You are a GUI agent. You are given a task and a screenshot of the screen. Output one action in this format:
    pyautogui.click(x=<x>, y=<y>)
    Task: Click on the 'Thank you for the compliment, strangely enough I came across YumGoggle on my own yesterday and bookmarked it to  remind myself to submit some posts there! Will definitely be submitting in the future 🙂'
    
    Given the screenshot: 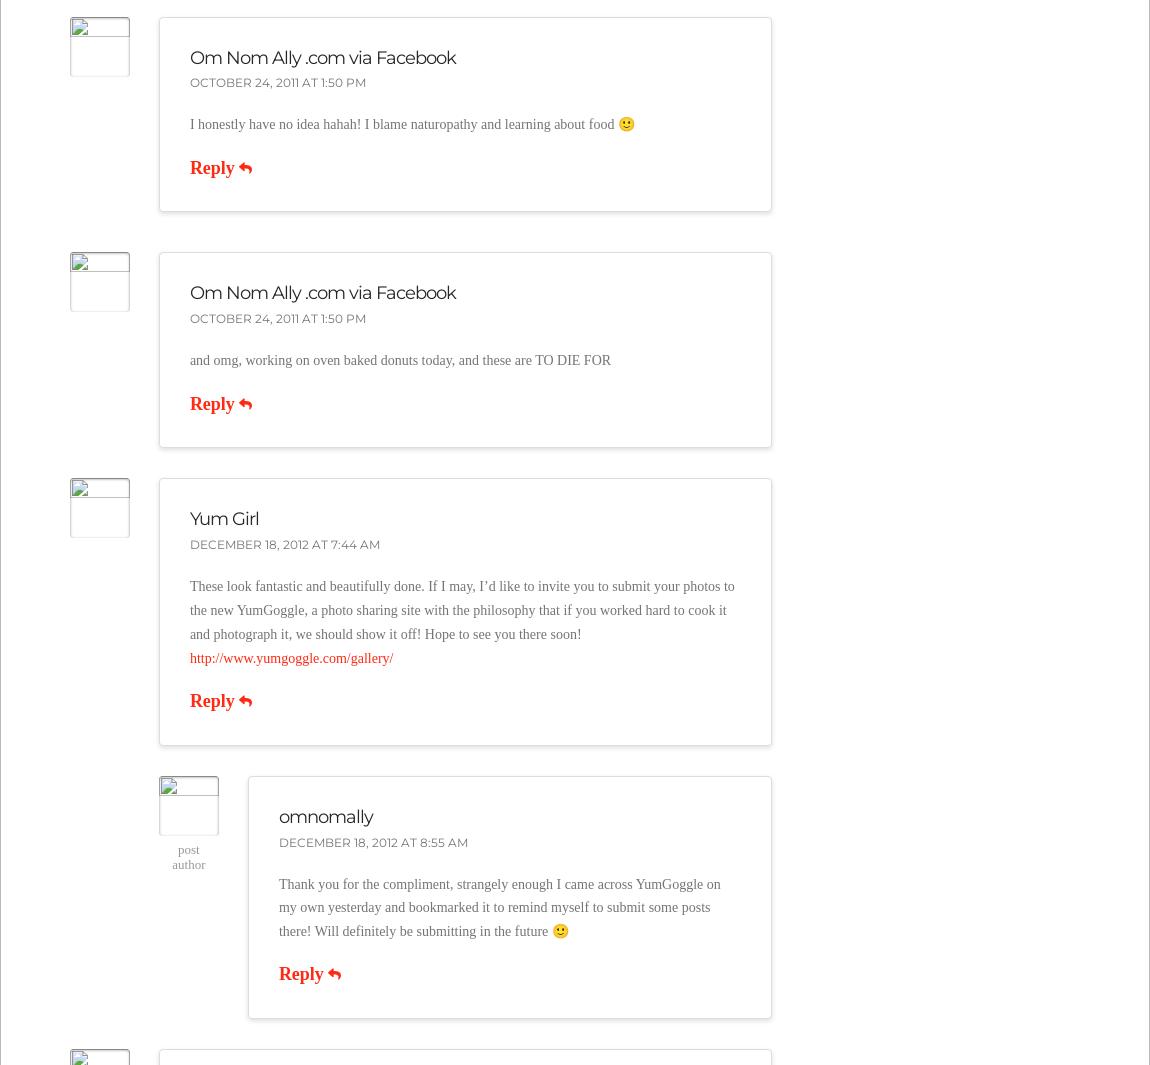 What is the action you would take?
    pyautogui.click(x=276, y=907)
    